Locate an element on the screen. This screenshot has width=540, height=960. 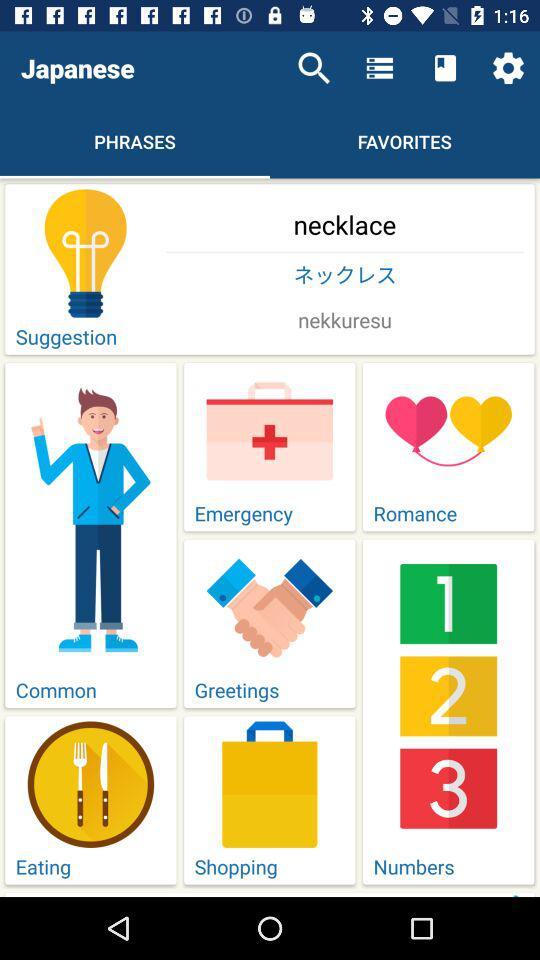
the item below the eating icon is located at coordinates (344, 893).